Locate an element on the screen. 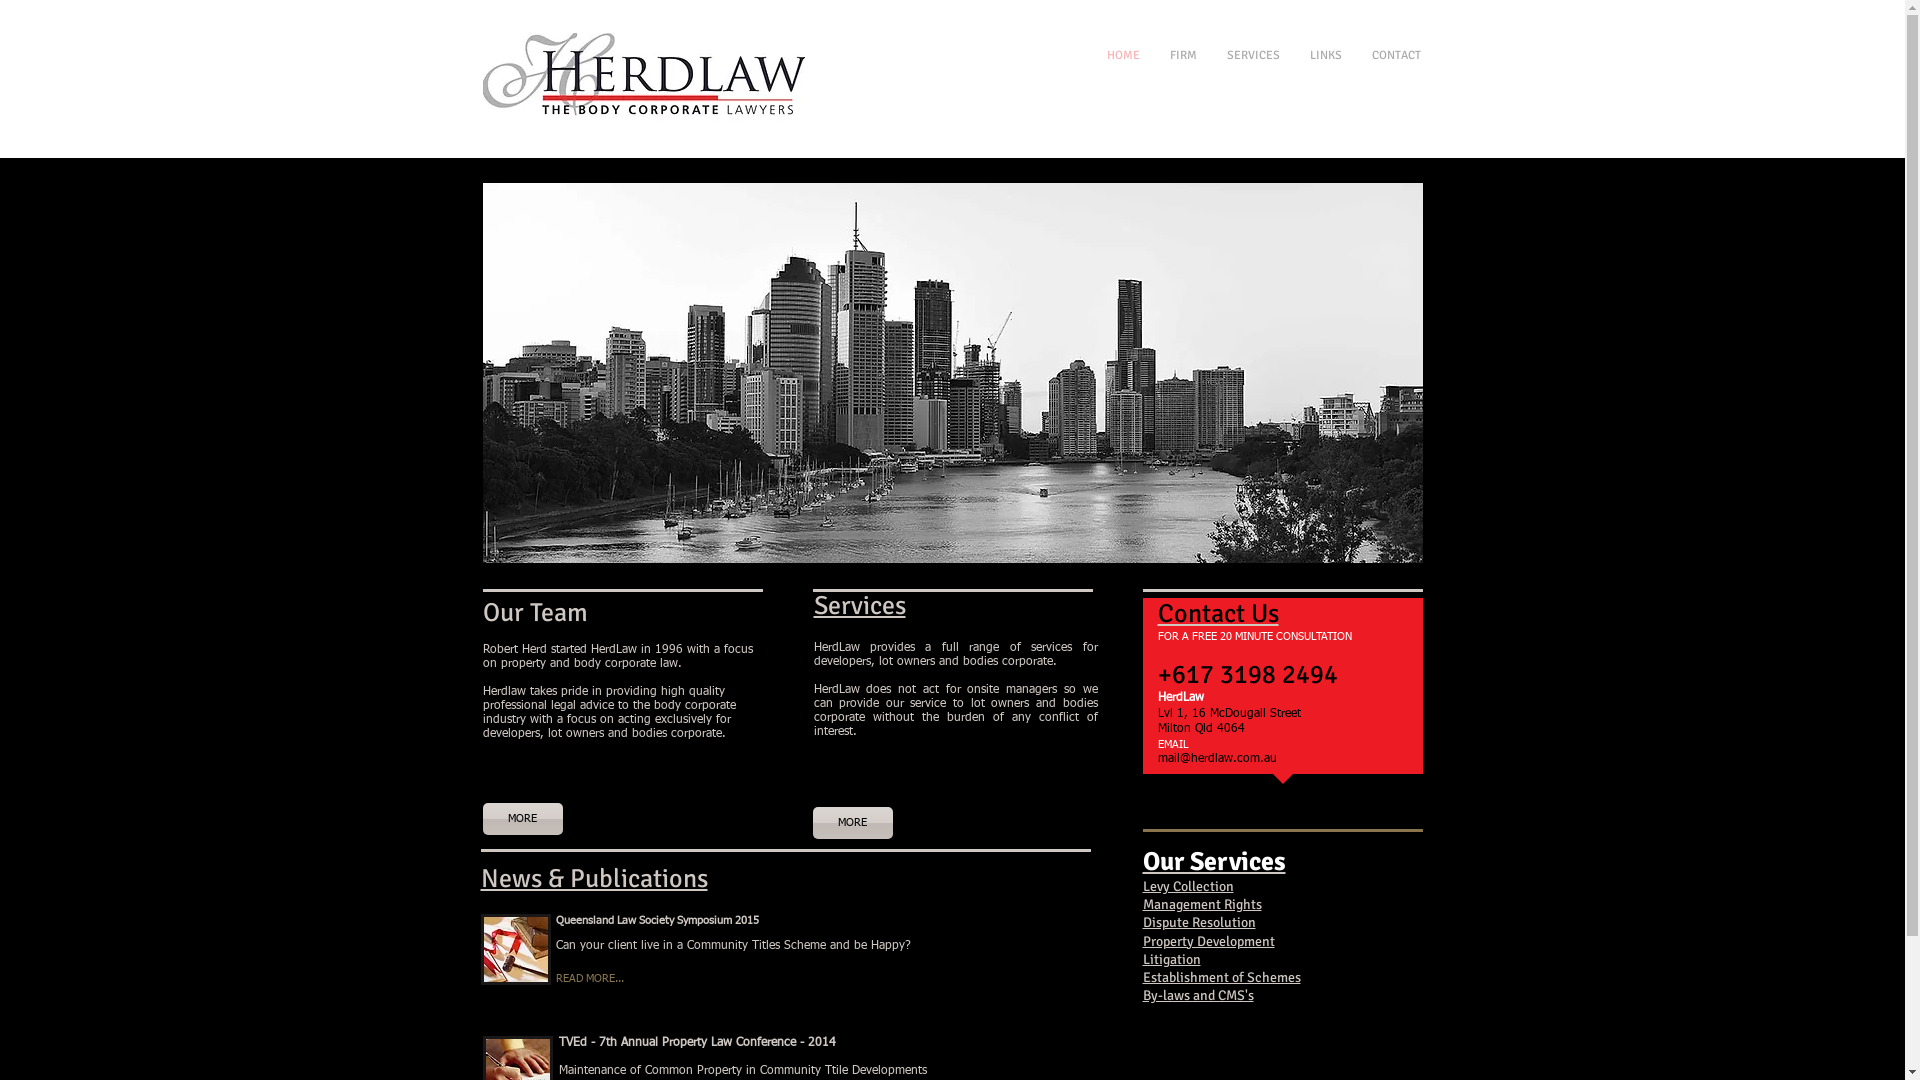 This screenshot has height=1080, width=1920. 'Litigation' is located at coordinates (1142, 958).